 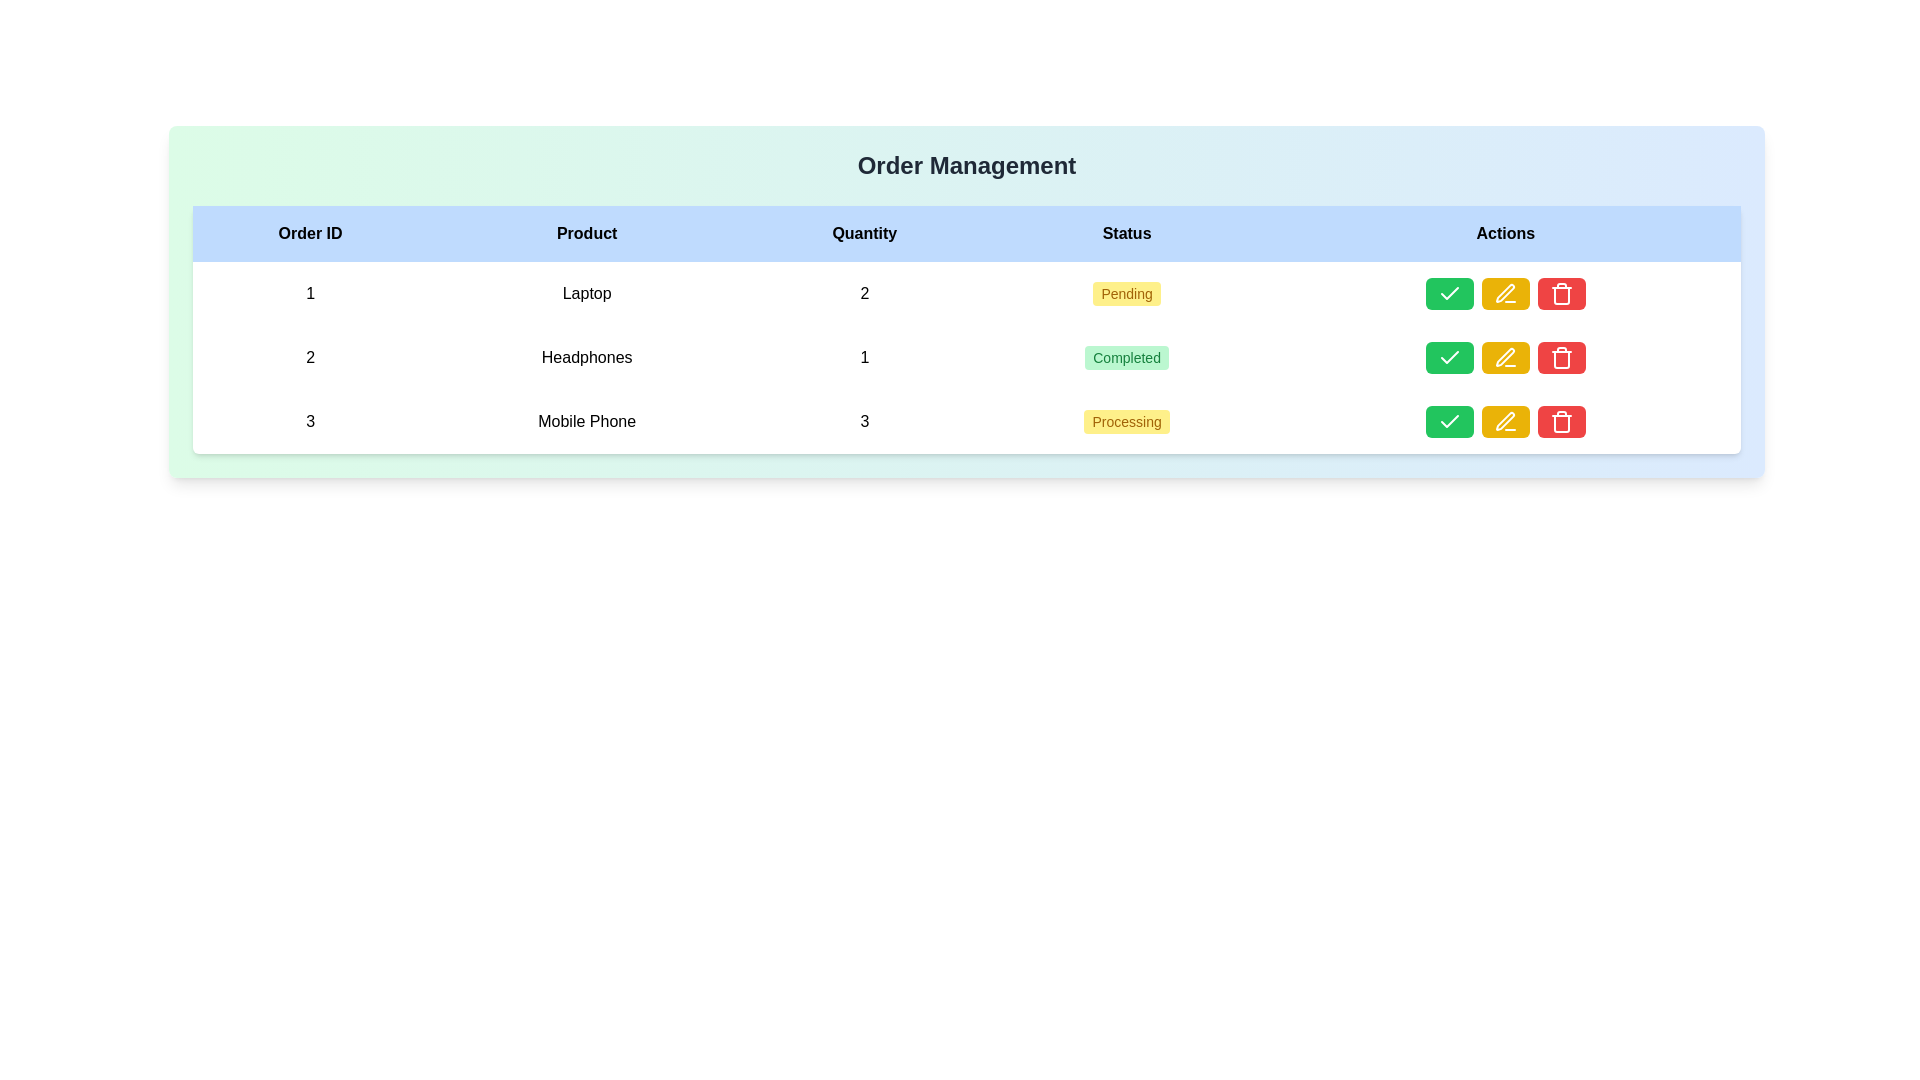 I want to click on the edit action icon within the yellow button located in the 'Actions' column of the second row of the table to visualize interactive feedback, so click(x=1505, y=357).